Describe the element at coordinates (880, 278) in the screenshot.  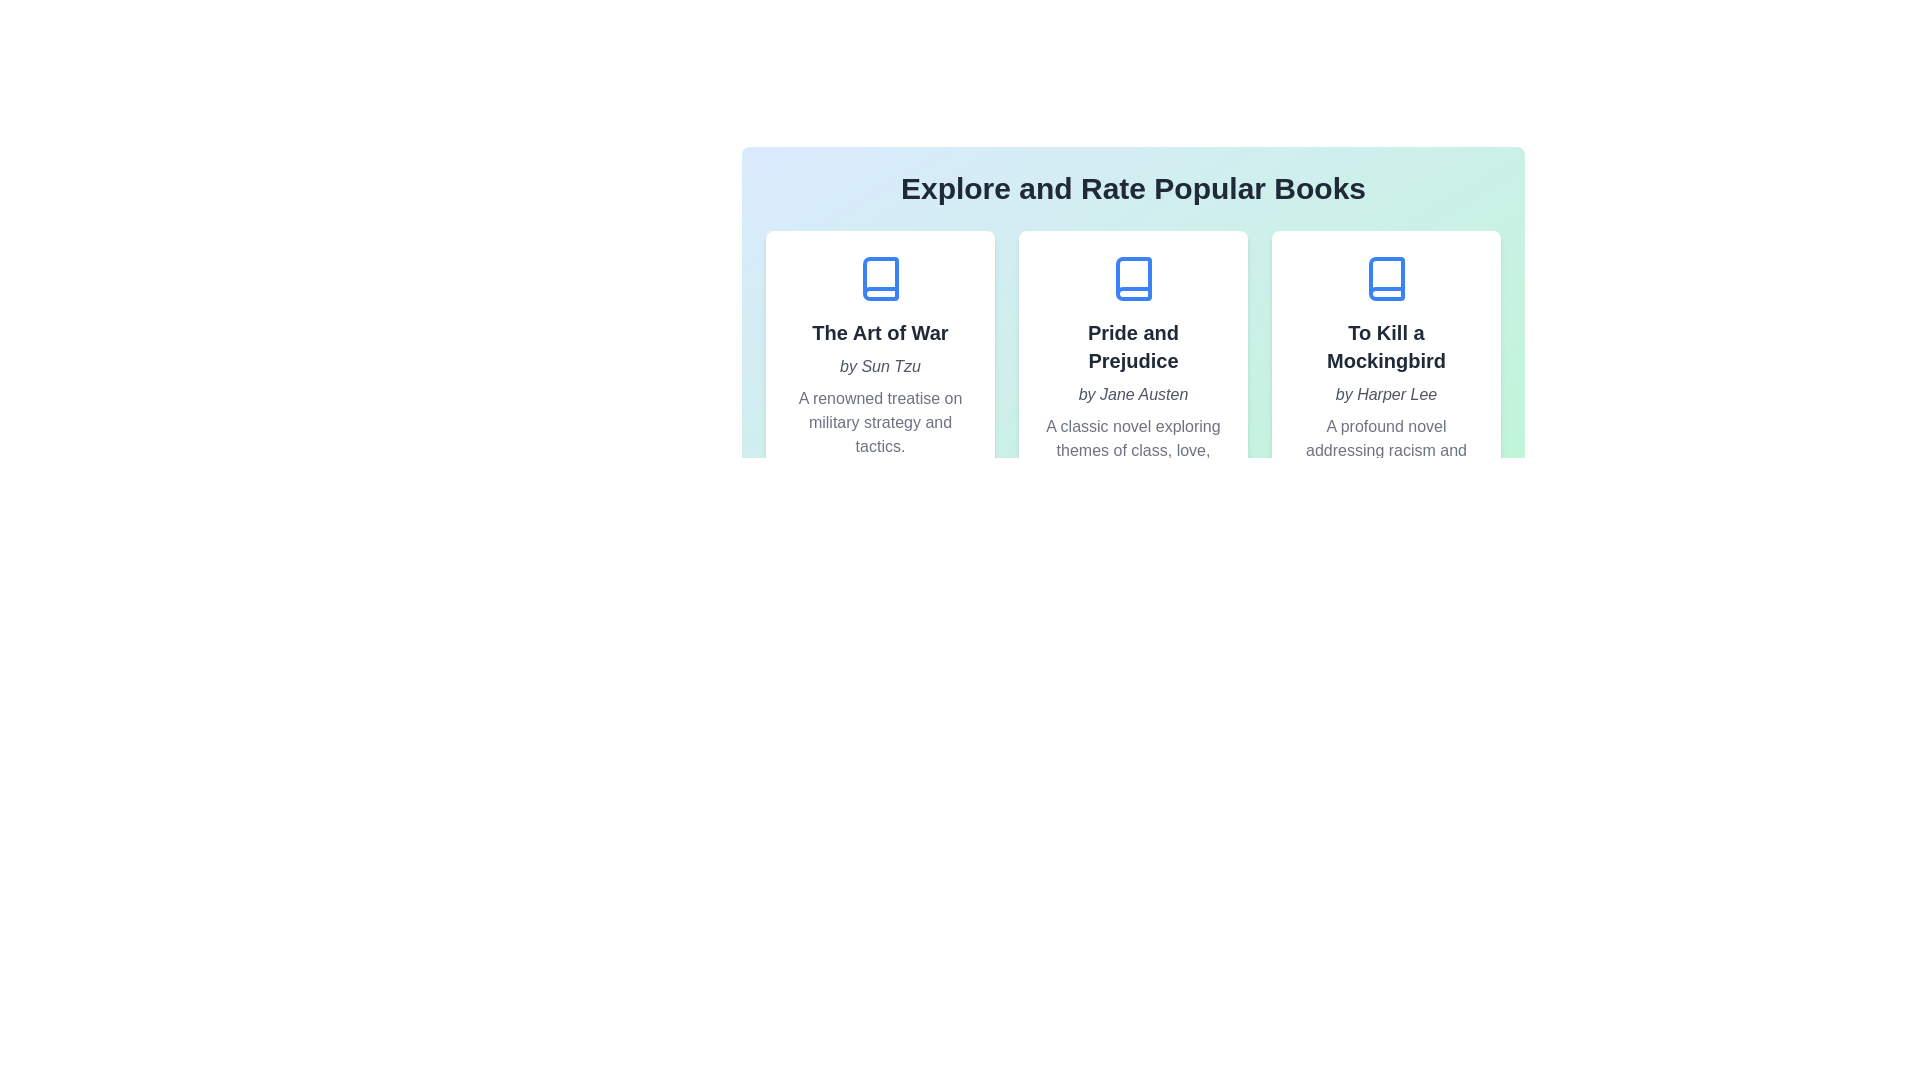
I see `the book icon for the book titled 'The Art of War' to indicate interest` at that location.